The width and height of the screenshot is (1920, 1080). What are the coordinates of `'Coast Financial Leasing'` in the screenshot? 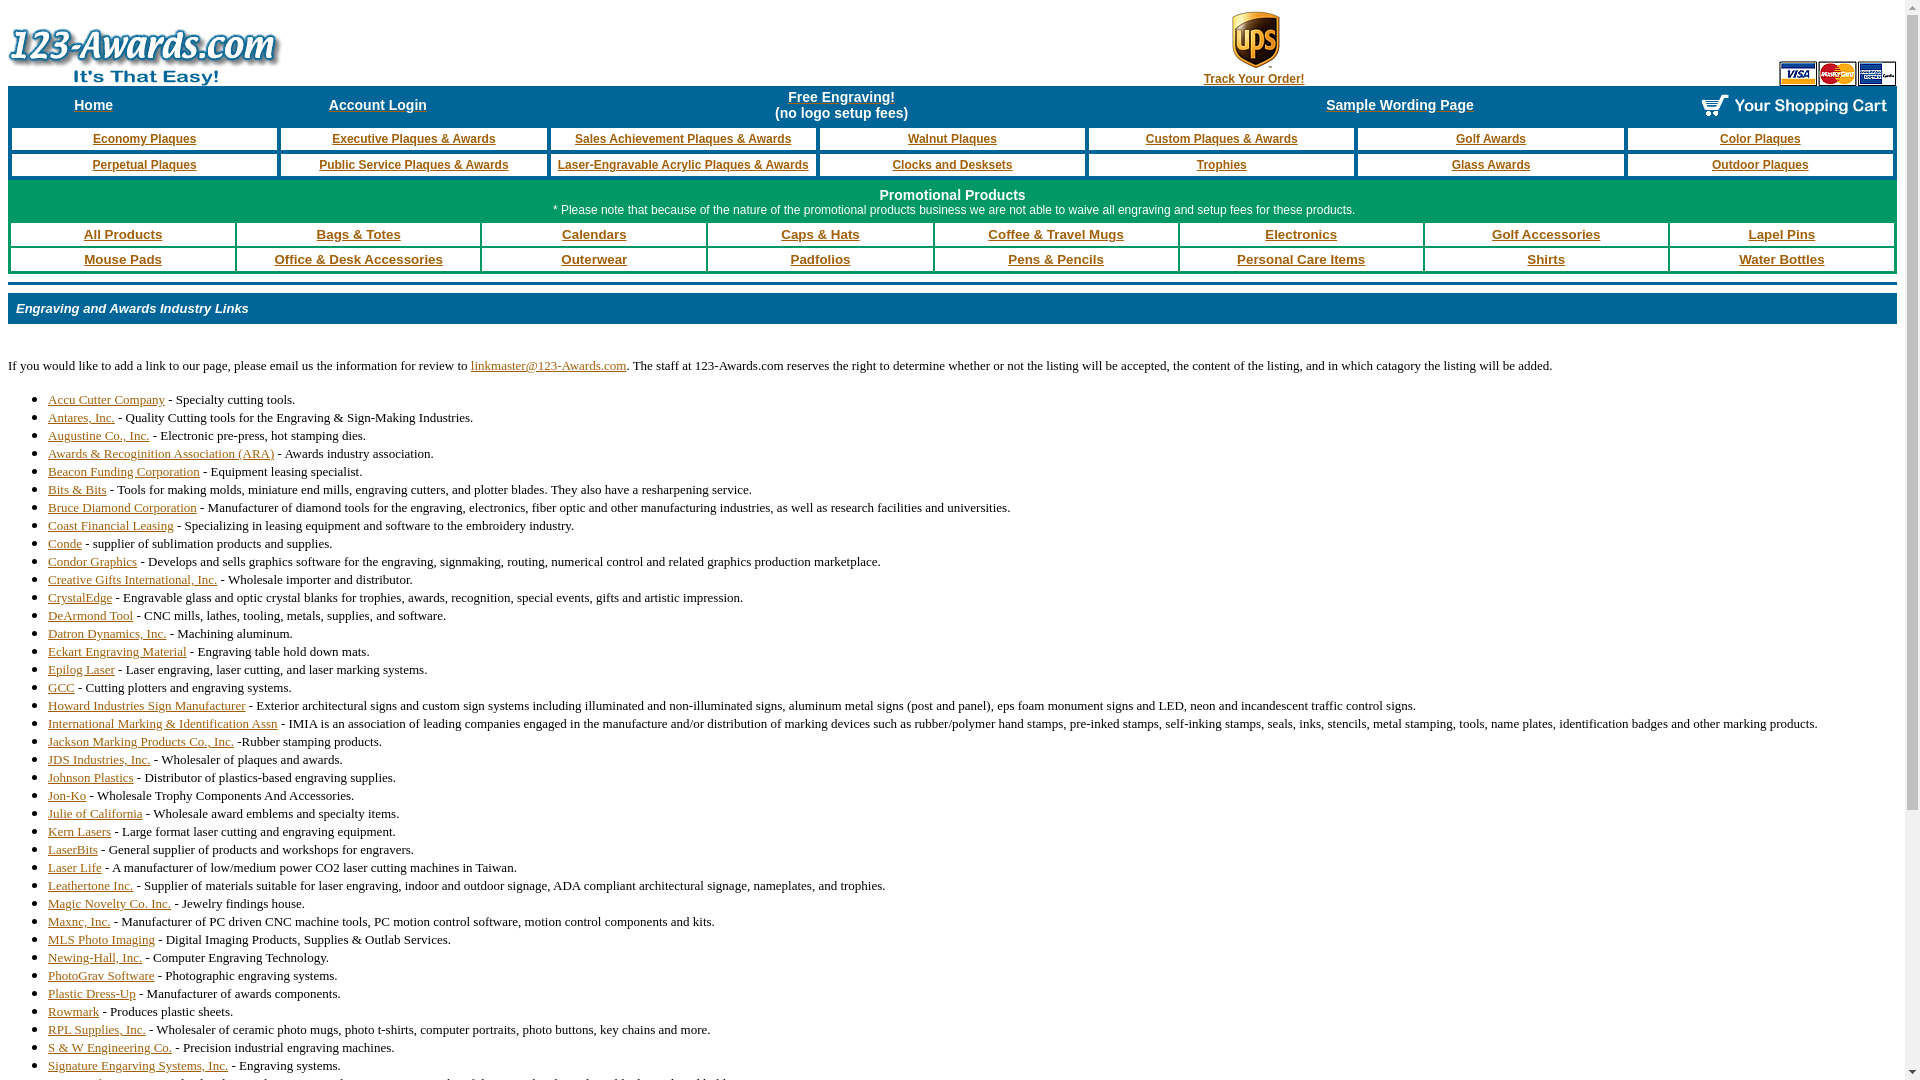 It's located at (109, 524).